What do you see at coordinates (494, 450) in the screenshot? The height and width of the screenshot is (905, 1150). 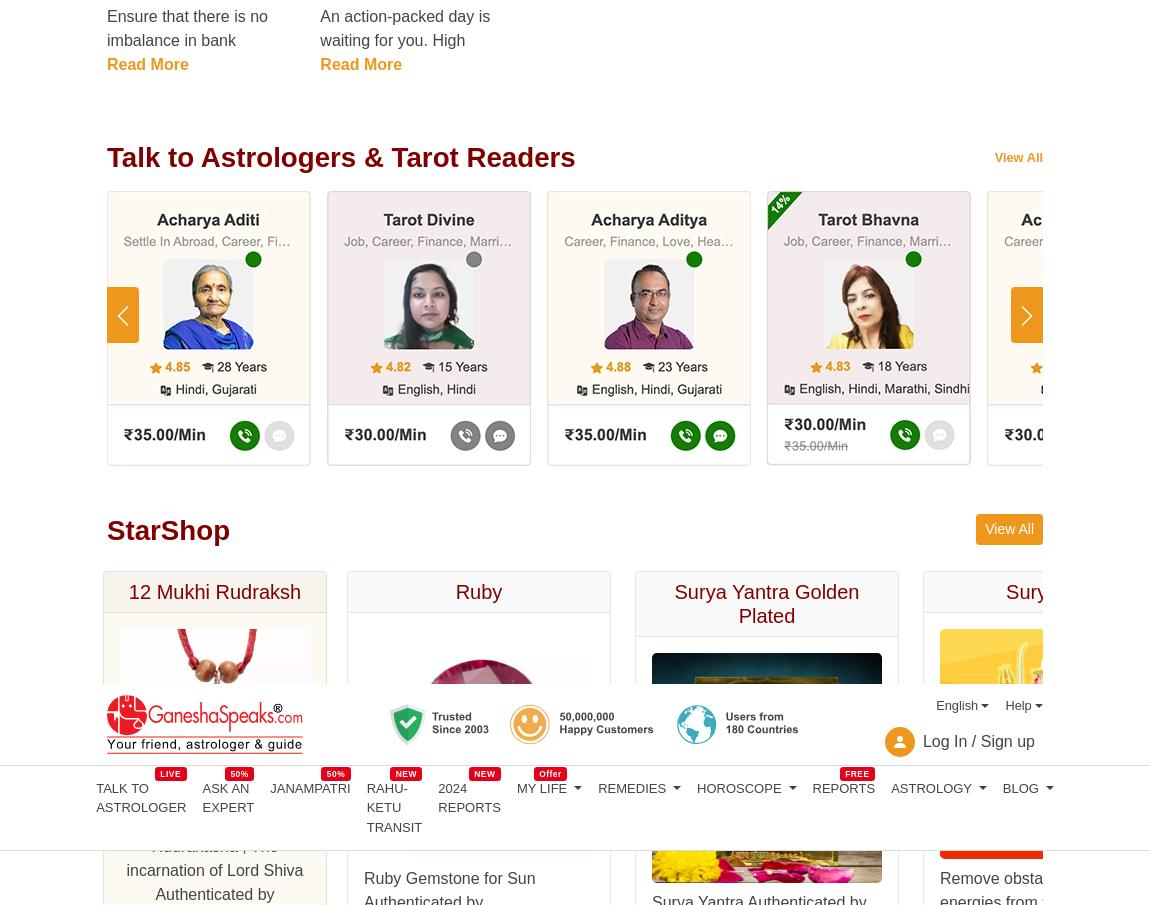 I see `'User from 180 Countries'` at bounding box center [494, 450].